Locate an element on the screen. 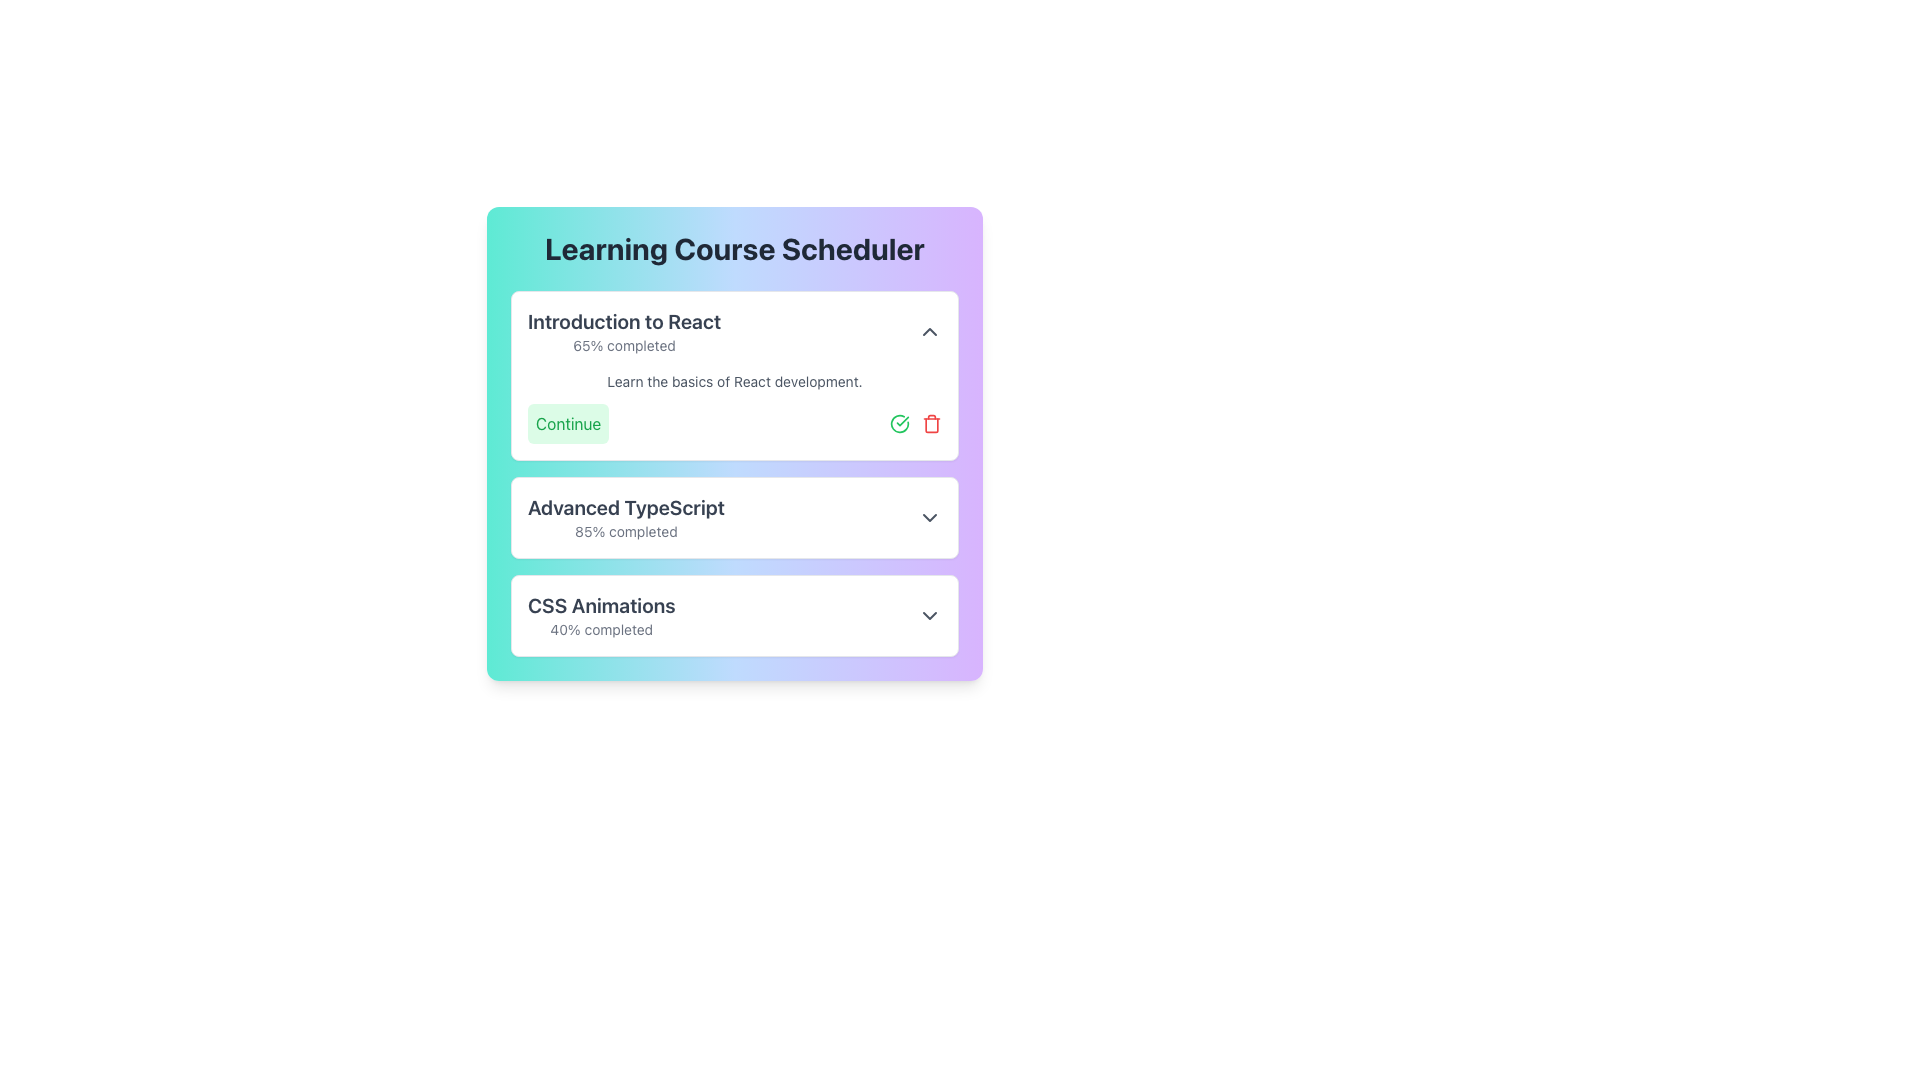 The image size is (1920, 1080). the text display that reads 'Learn the basics of React development.' located in the 'Introduction to React' section of the learning course scheduler interface is located at coordinates (733, 381).